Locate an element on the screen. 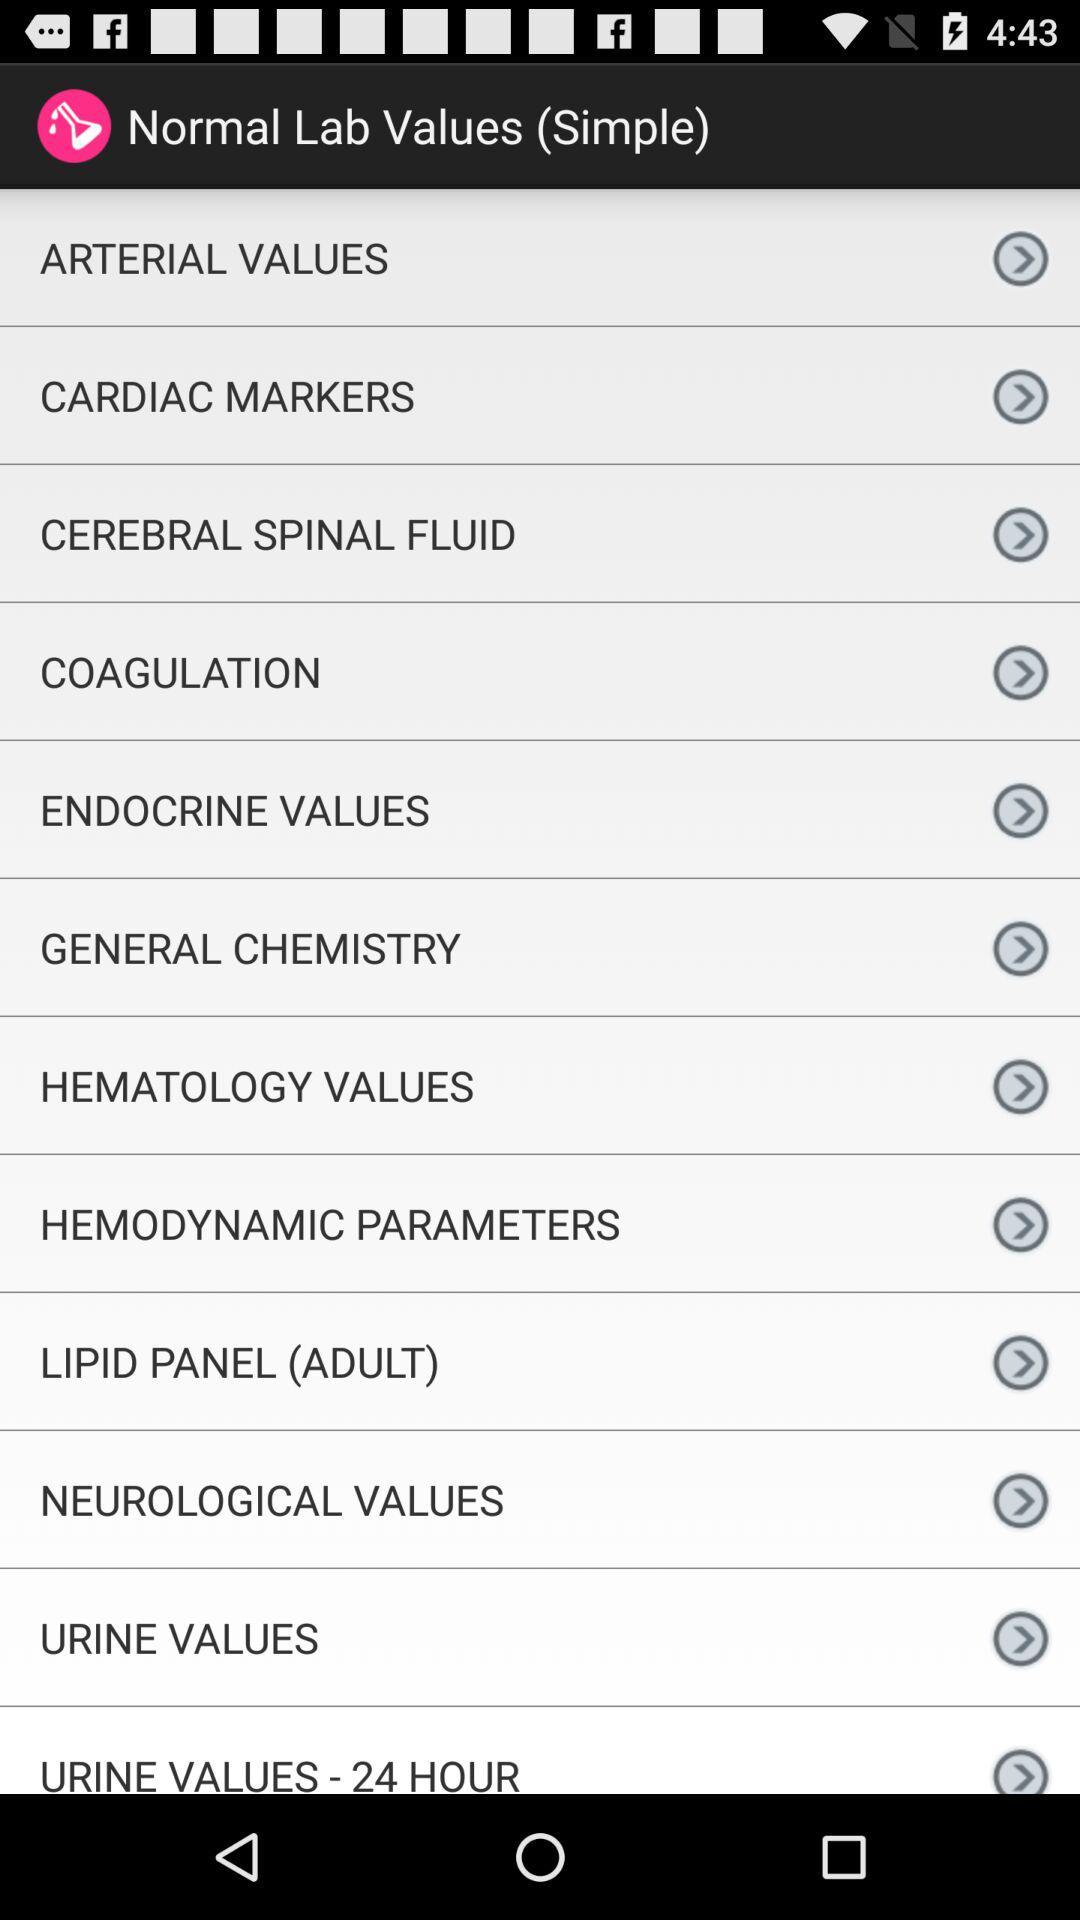  the cardiac markers icon is located at coordinates (480, 395).